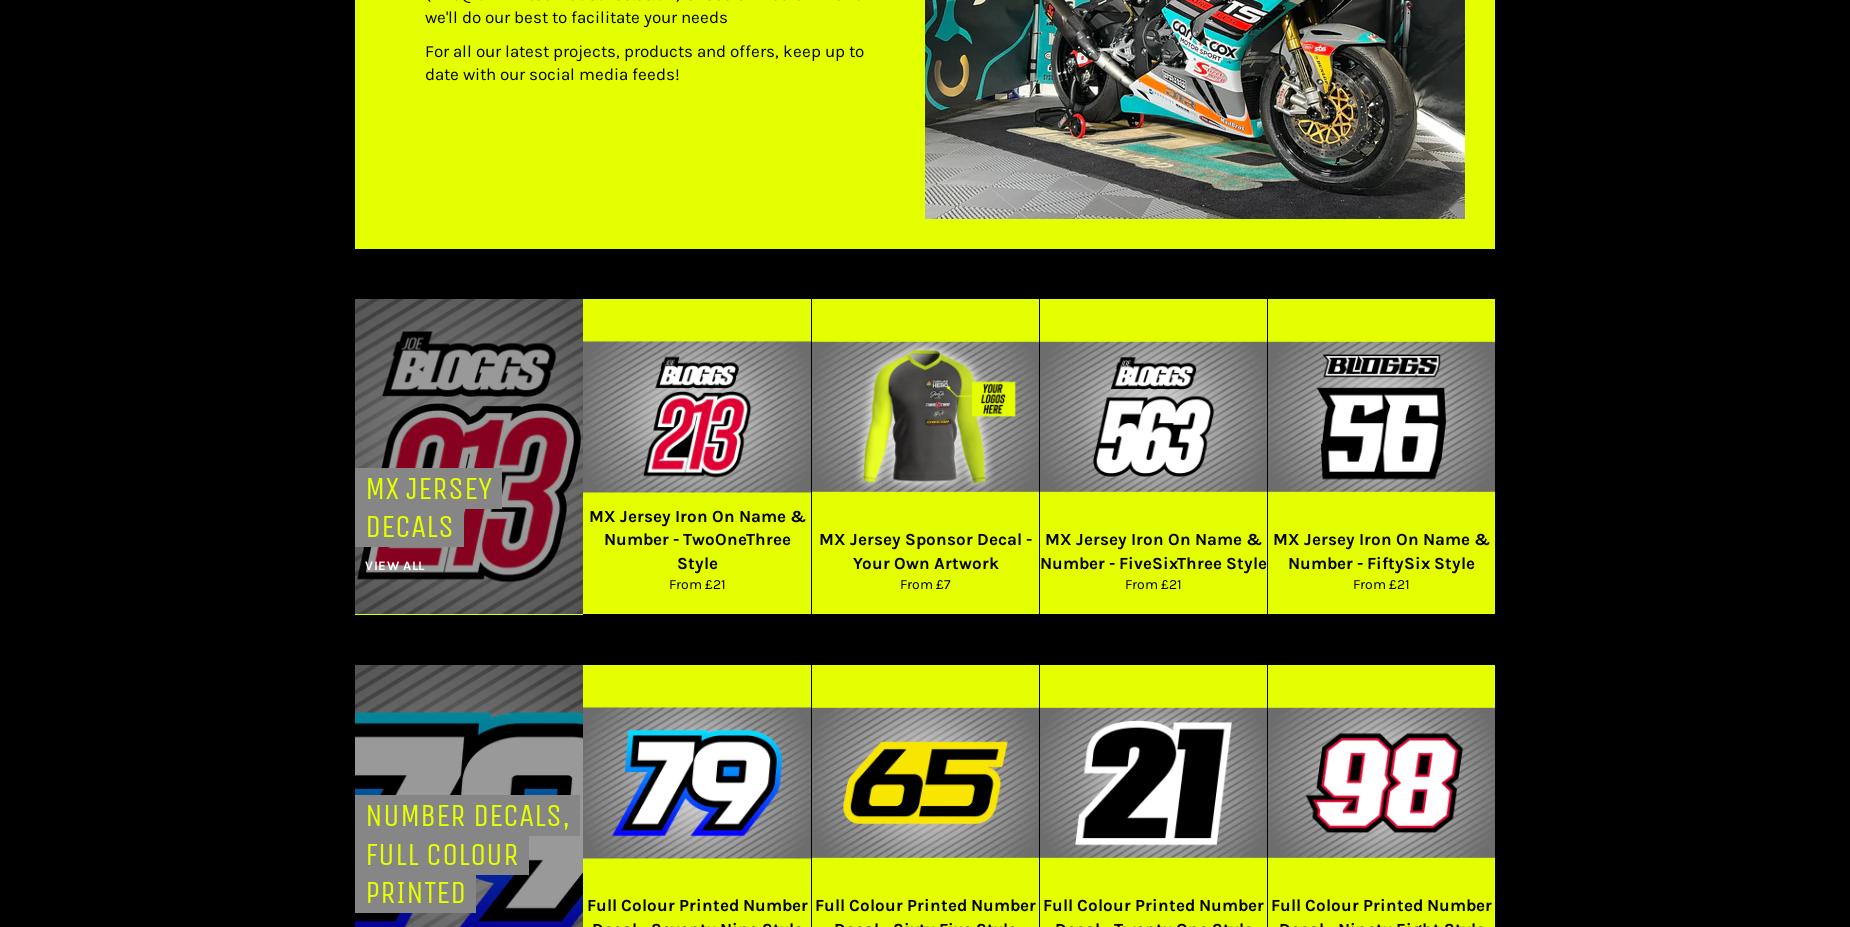 The width and height of the screenshot is (1850, 927). What do you see at coordinates (925, 584) in the screenshot?
I see `'From £7'` at bounding box center [925, 584].